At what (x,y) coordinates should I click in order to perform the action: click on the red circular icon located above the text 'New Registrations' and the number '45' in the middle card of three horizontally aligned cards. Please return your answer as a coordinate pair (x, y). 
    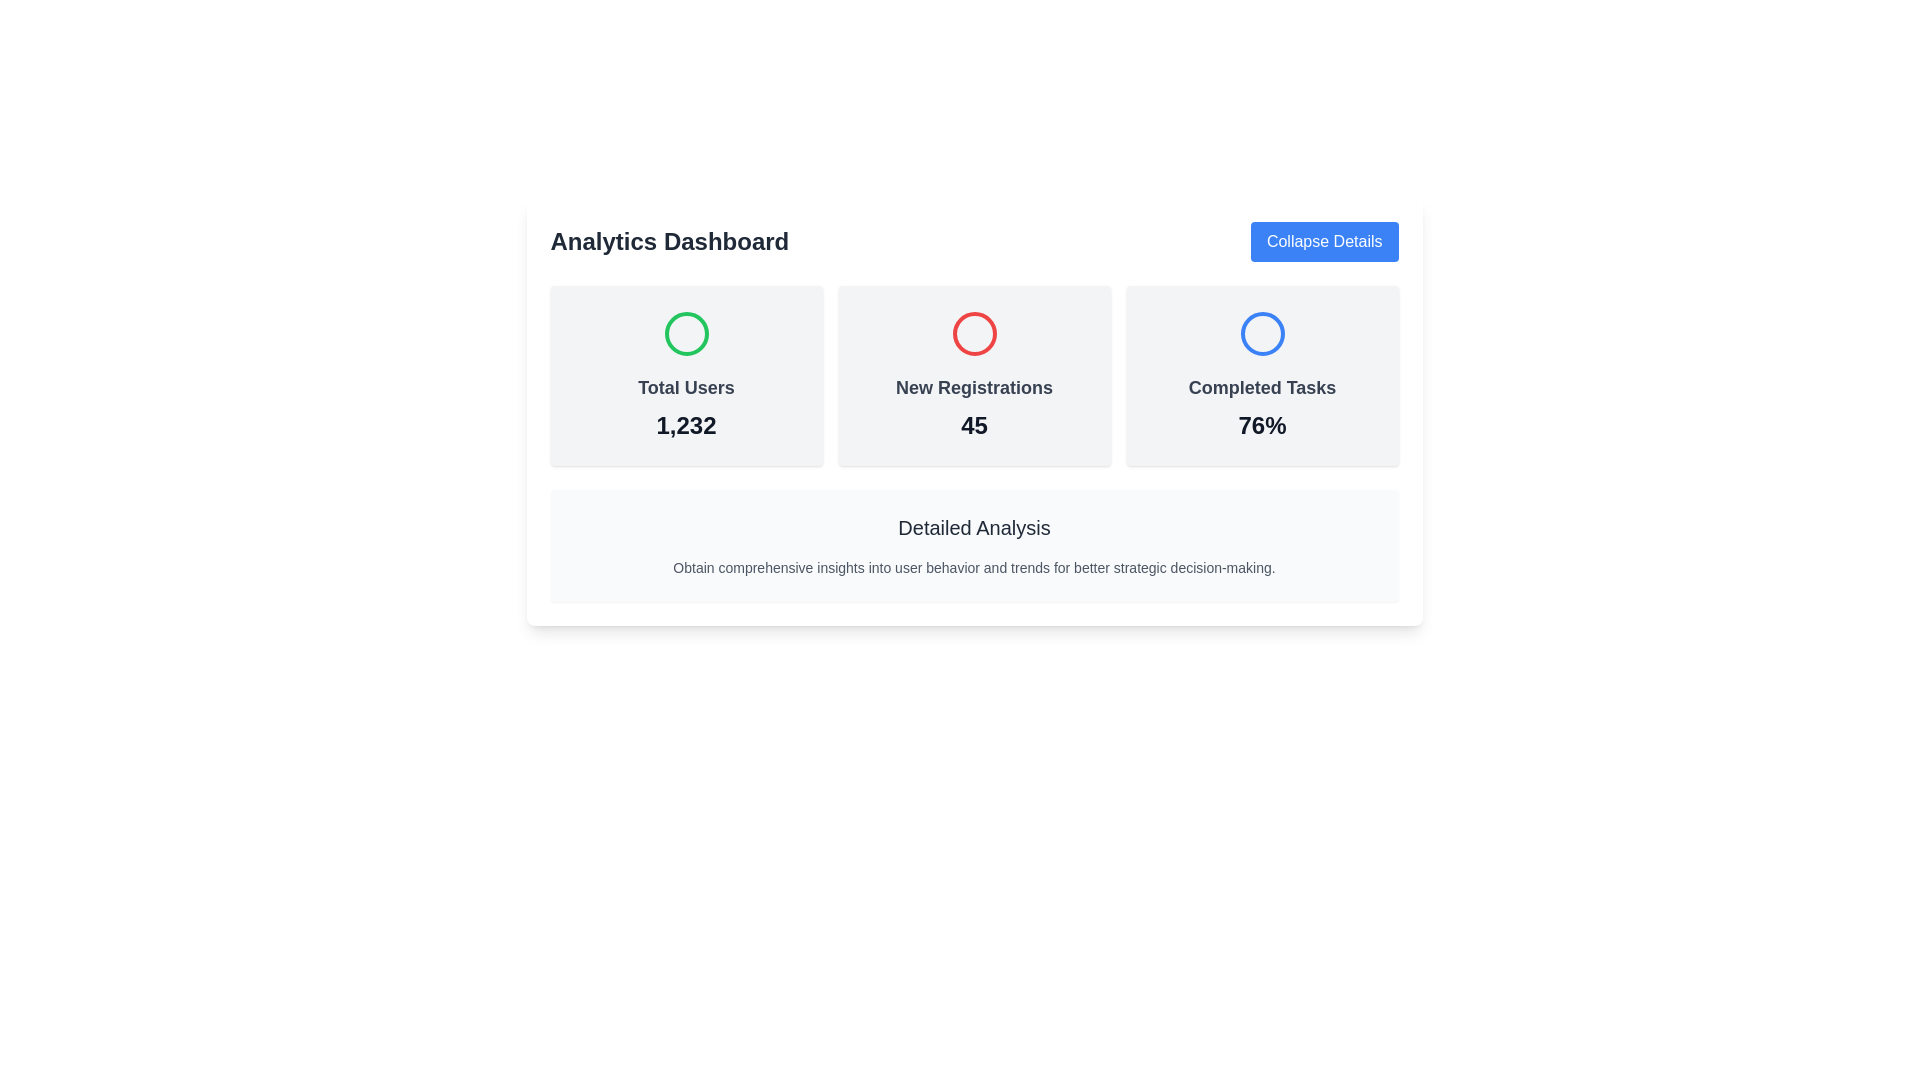
    Looking at the image, I should click on (974, 333).